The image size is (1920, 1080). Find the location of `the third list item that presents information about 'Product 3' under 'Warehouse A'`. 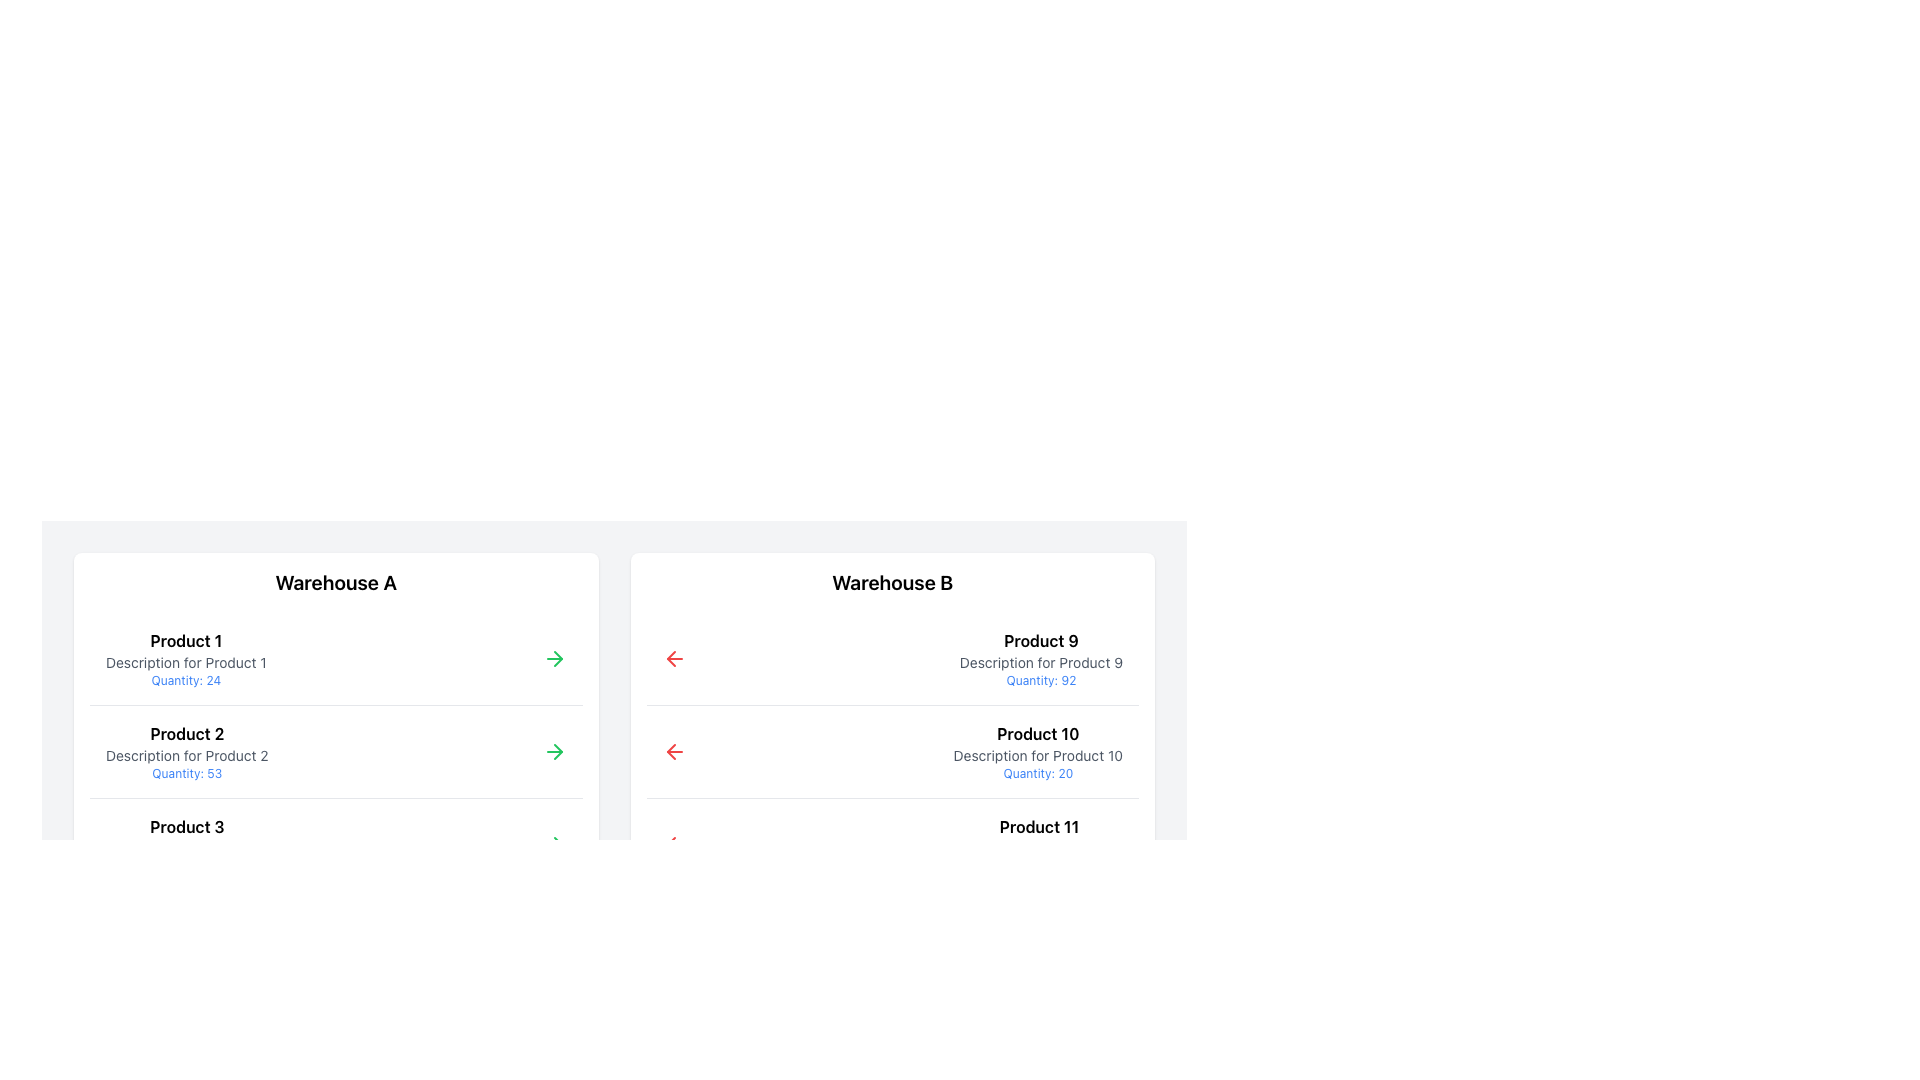

the third list item that presents information about 'Product 3' under 'Warehouse A' is located at coordinates (187, 844).